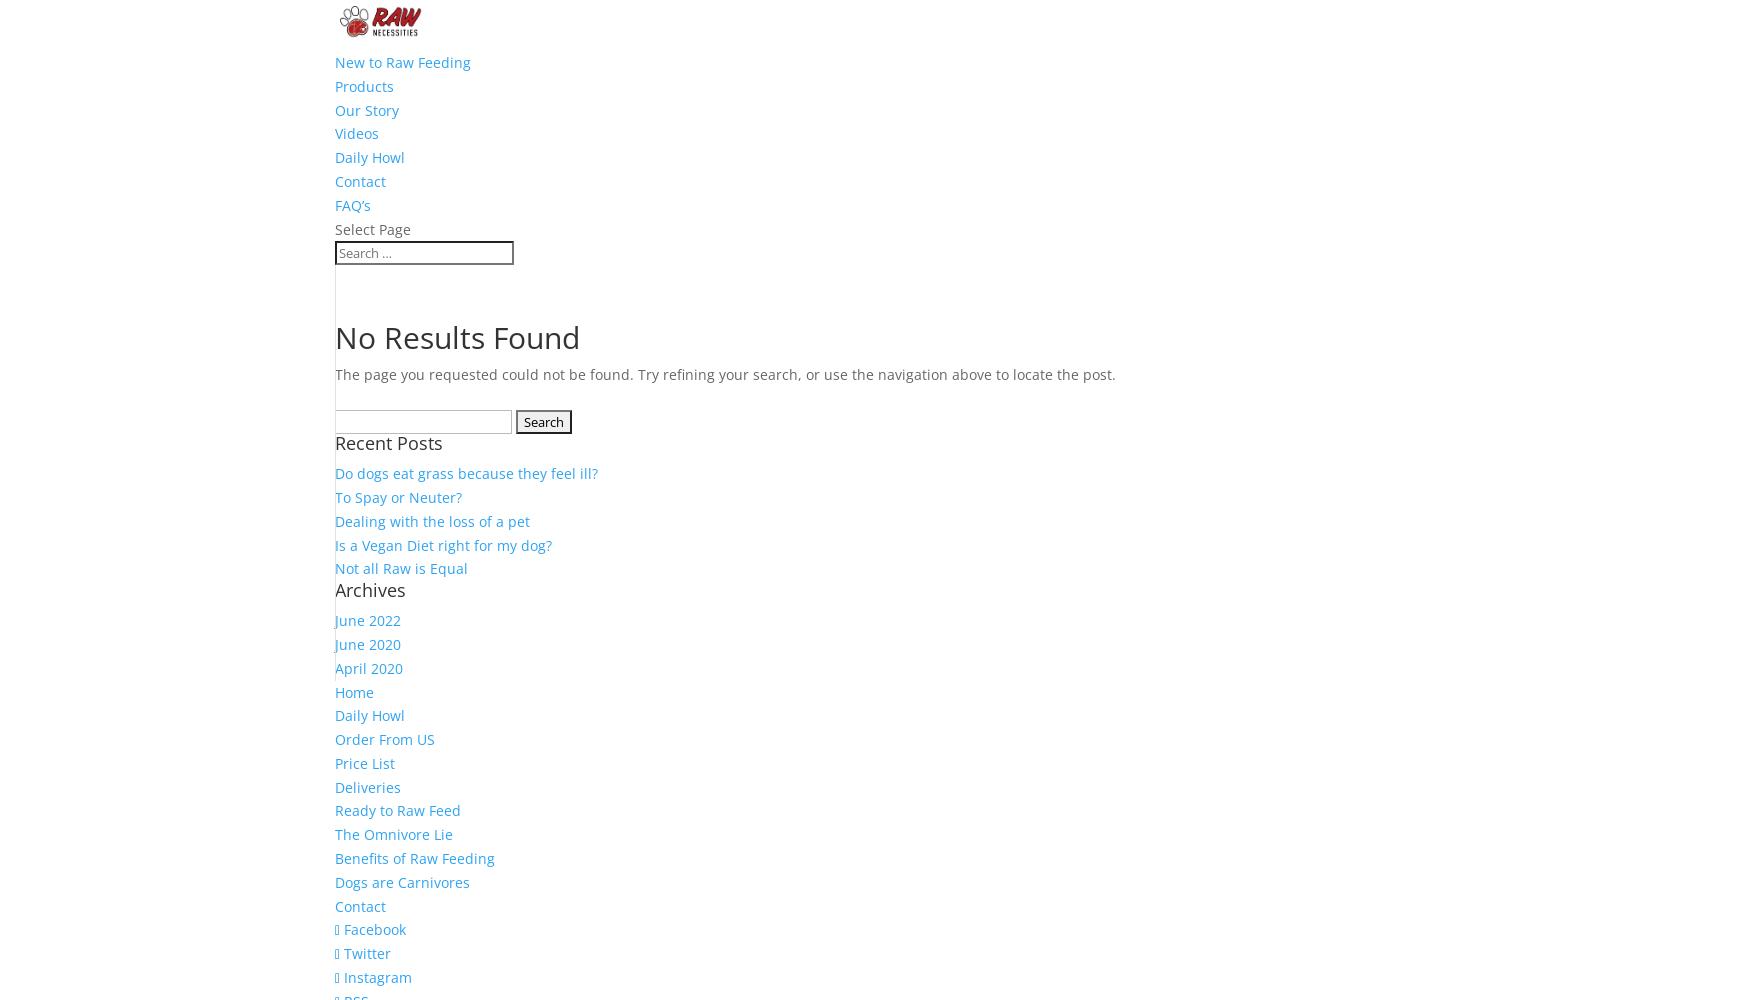  I want to click on 'Videos', so click(357, 133).